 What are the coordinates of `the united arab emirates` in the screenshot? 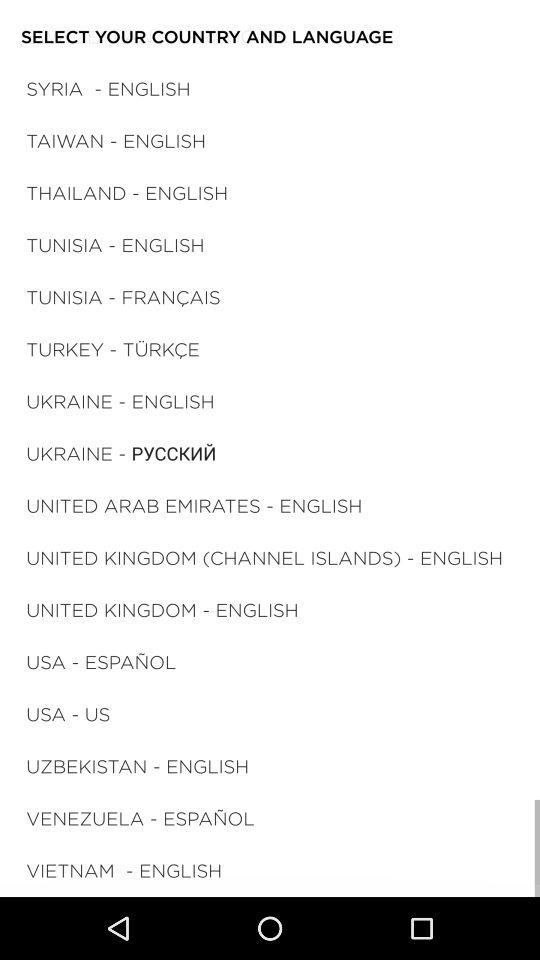 It's located at (194, 504).